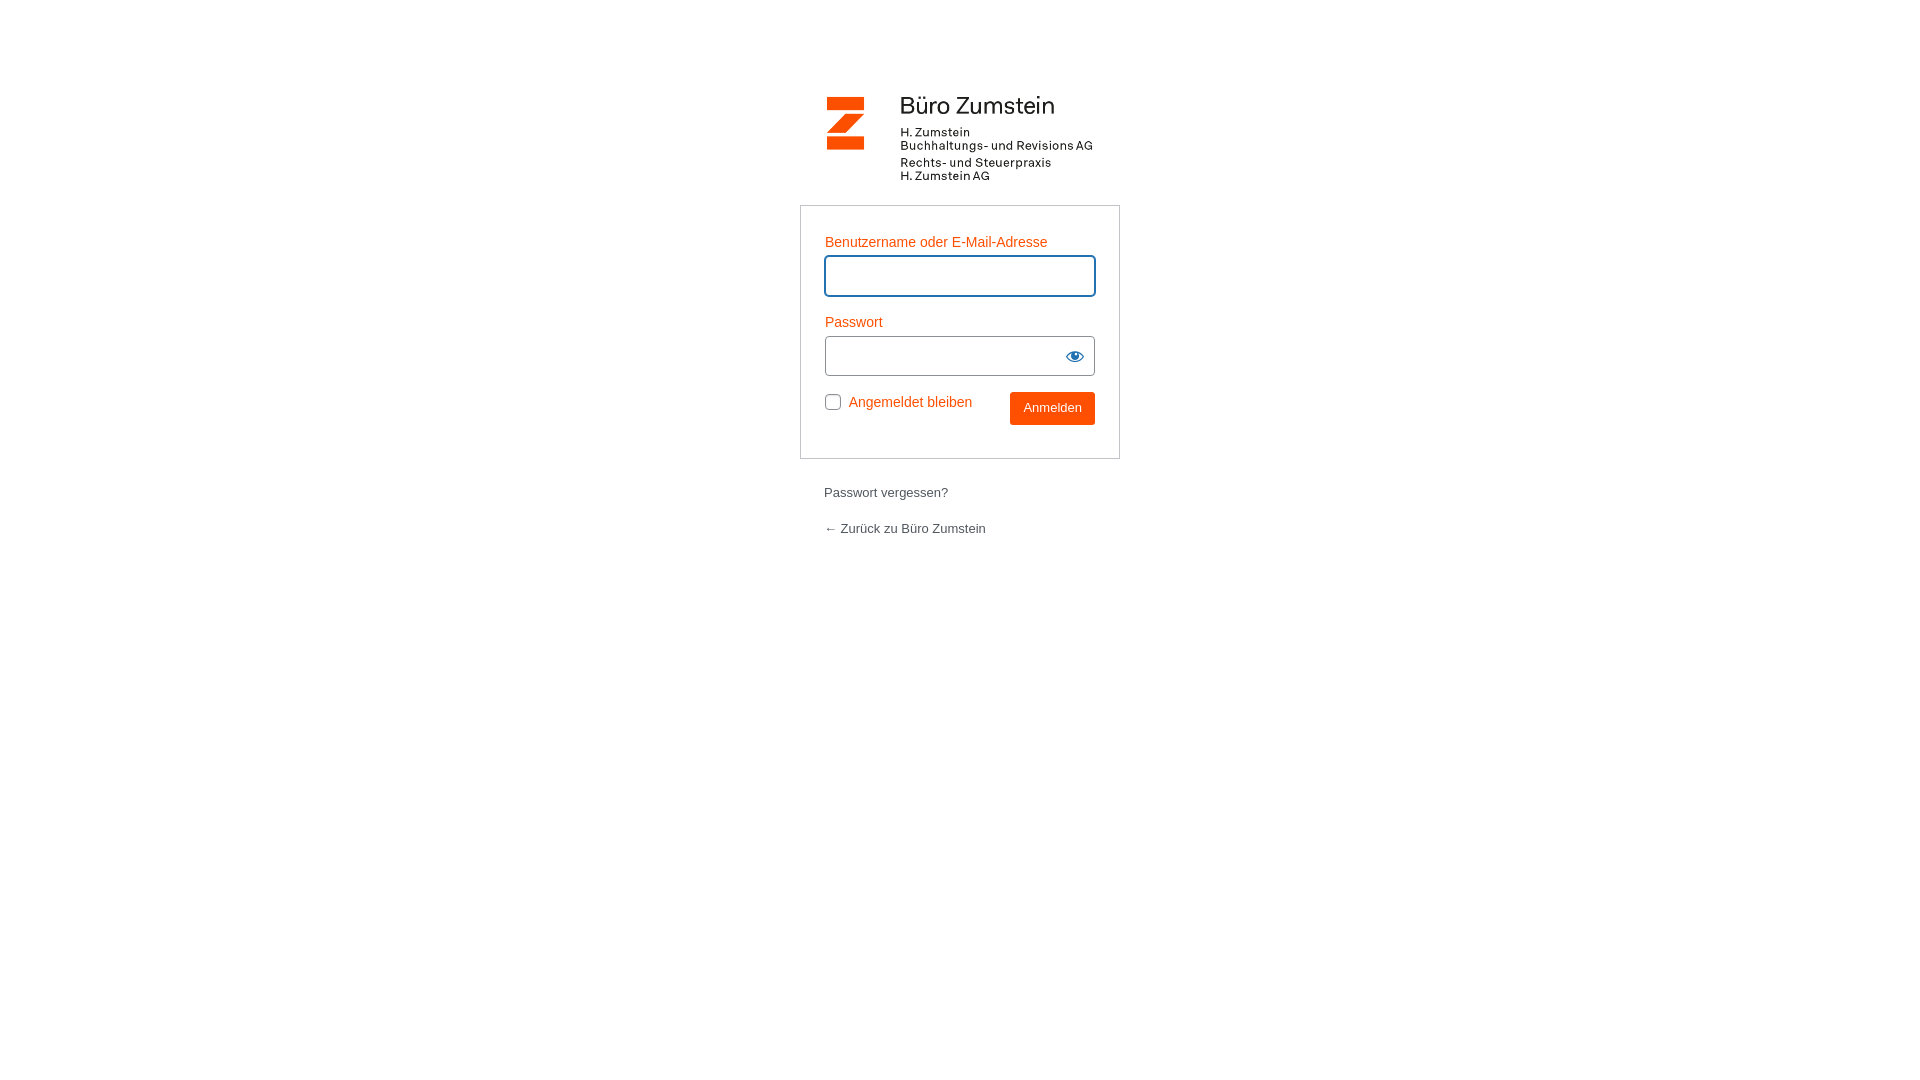  I want to click on 'Passwort vergessen?', so click(824, 492).